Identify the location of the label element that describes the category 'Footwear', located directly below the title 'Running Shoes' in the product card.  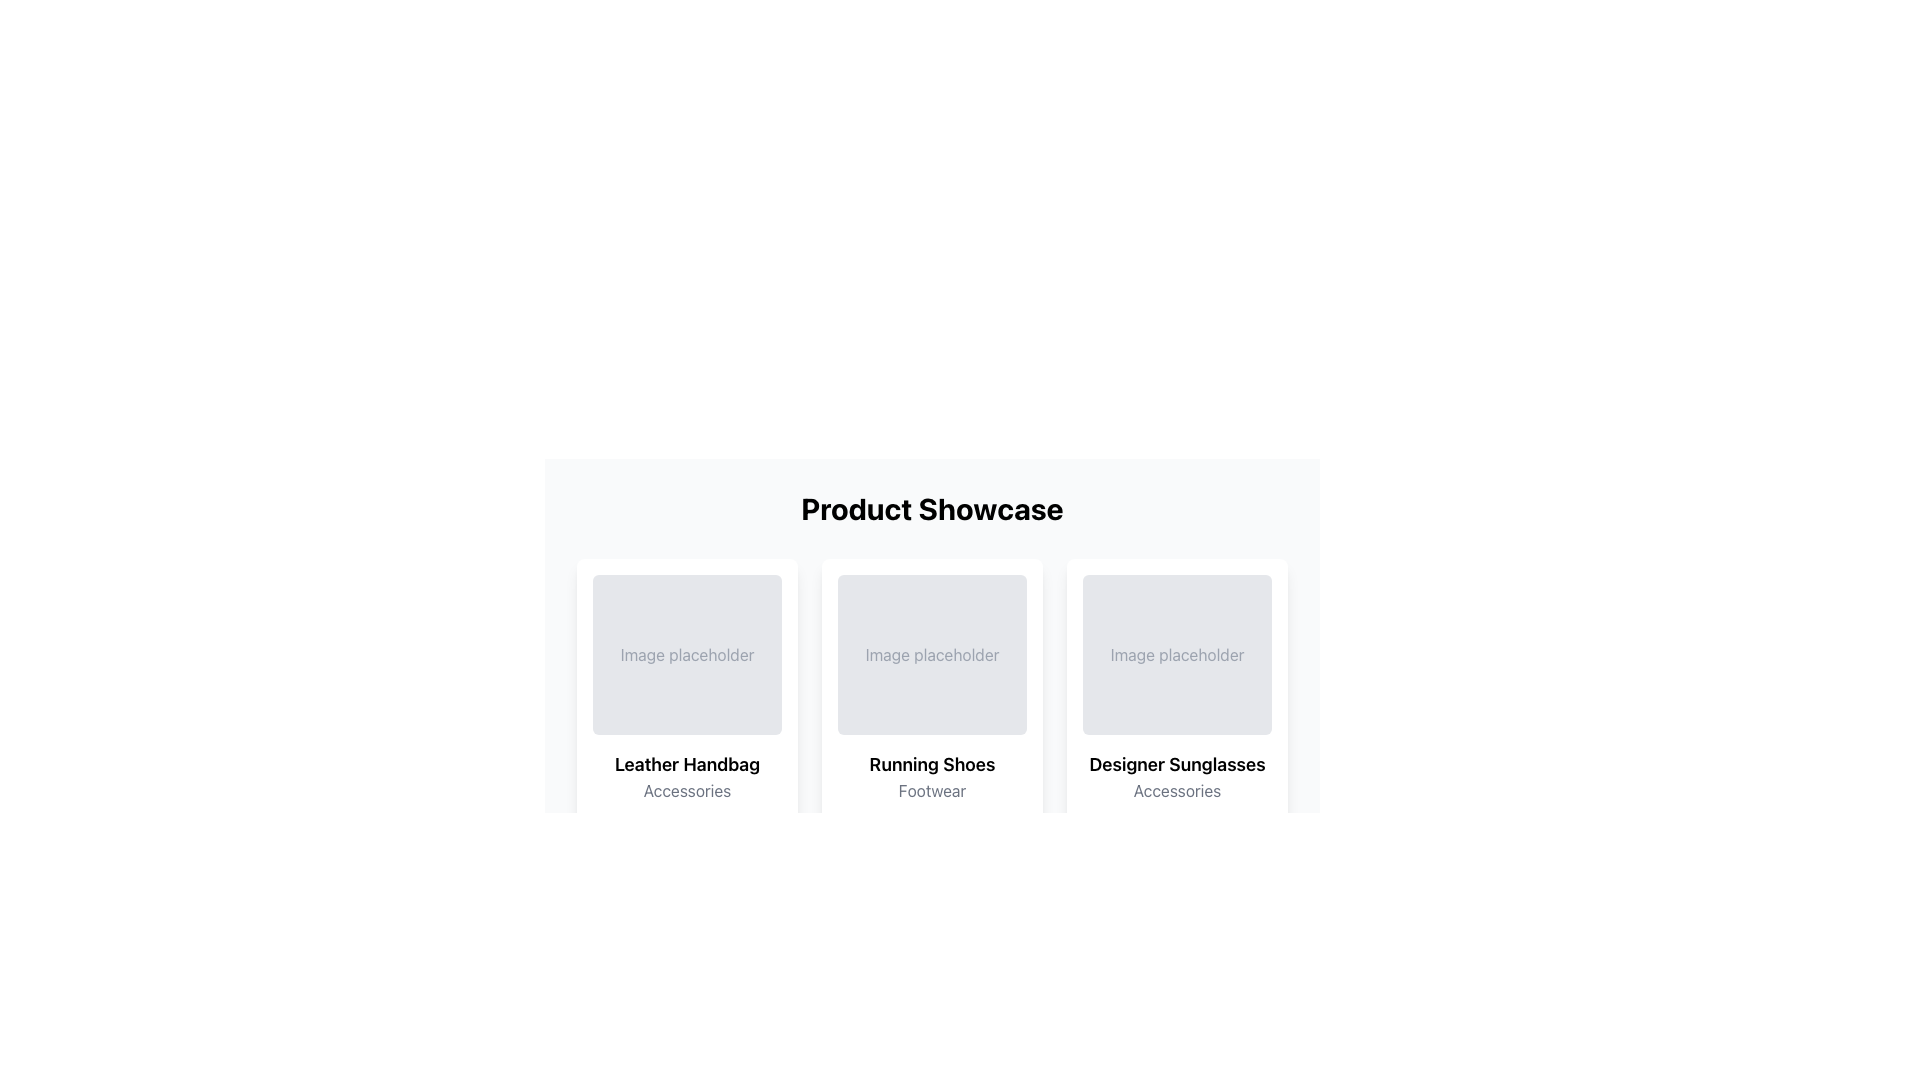
(931, 789).